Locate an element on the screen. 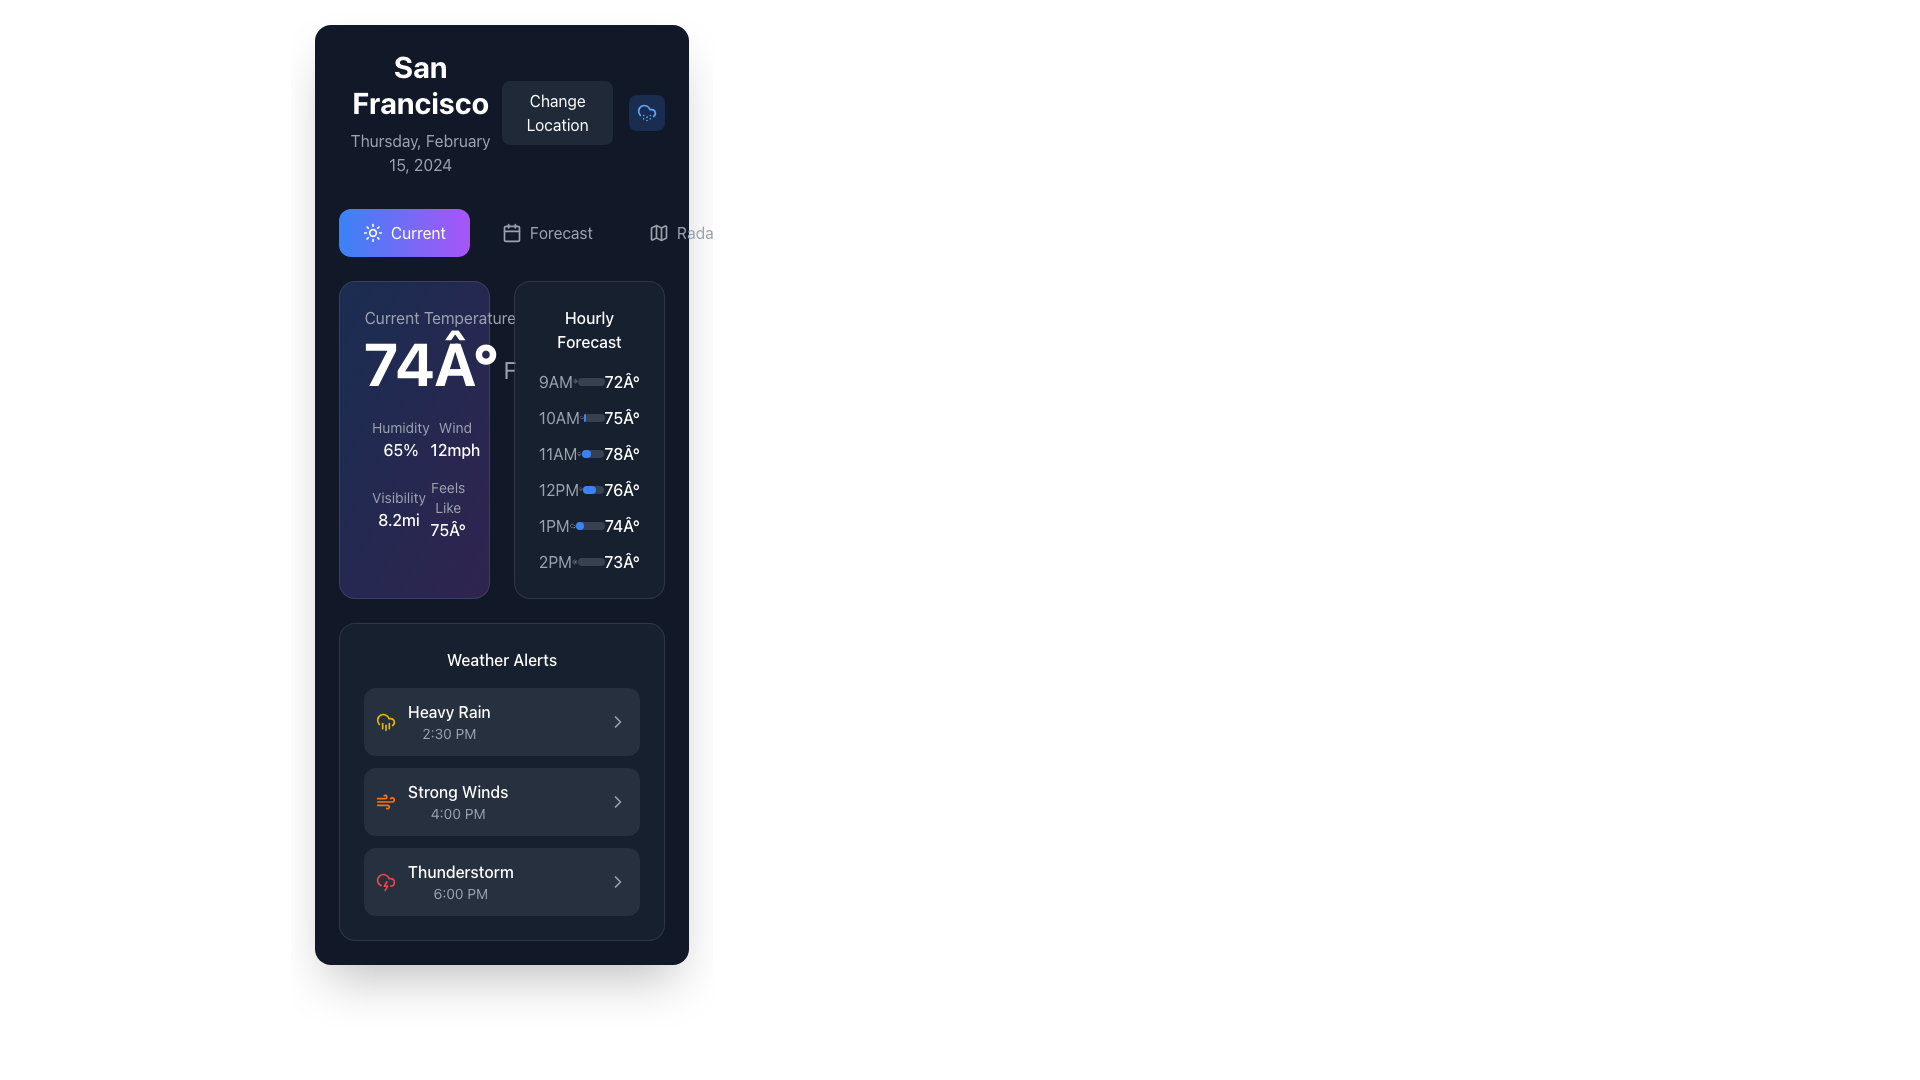  weather alert information displayed in the first item of the 'Weather Alerts' list, indicating heavy rain and its occurrence time is located at coordinates (432, 721).